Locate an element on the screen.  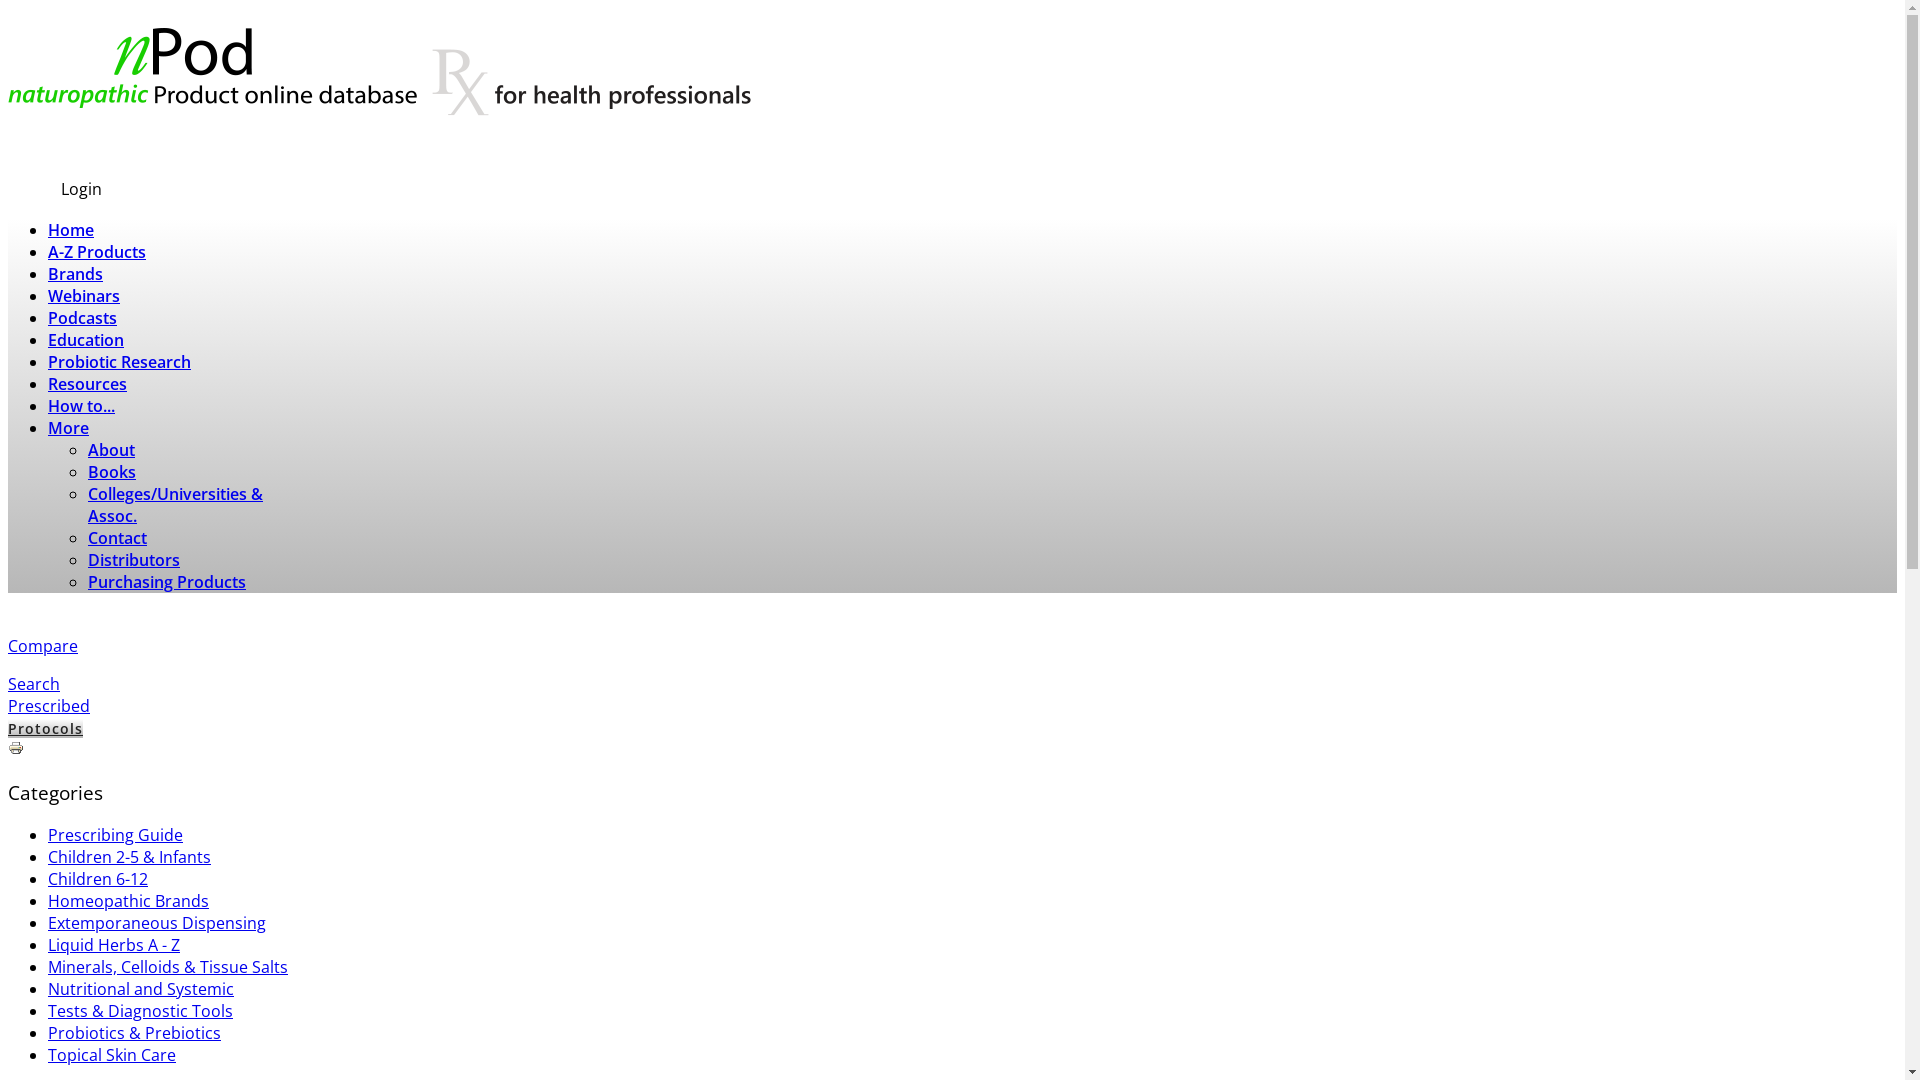
'About' is located at coordinates (110, 450).